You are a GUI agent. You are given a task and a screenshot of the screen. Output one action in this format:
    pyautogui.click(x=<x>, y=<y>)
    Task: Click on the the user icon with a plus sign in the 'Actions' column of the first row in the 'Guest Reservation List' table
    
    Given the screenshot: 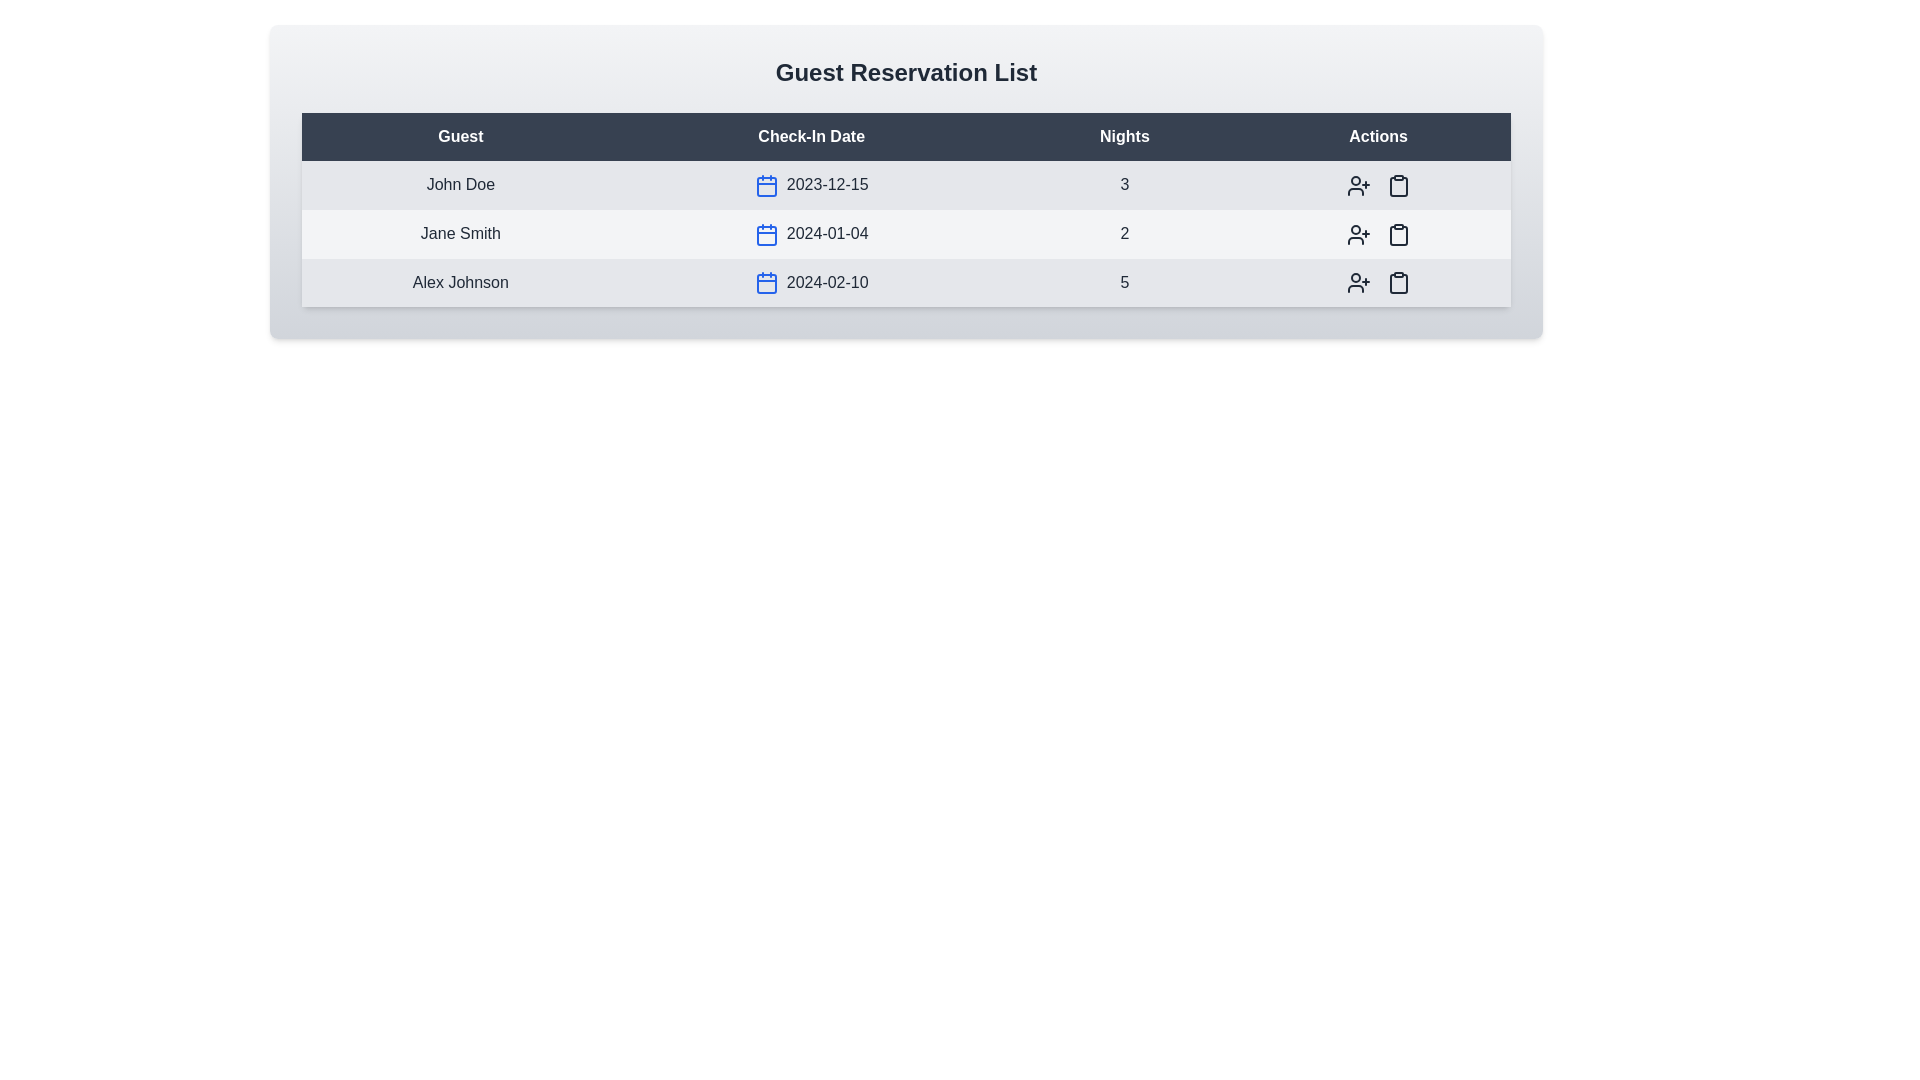 What is the action you would take?
    pyautogui.click(x=1358, y=185)
    